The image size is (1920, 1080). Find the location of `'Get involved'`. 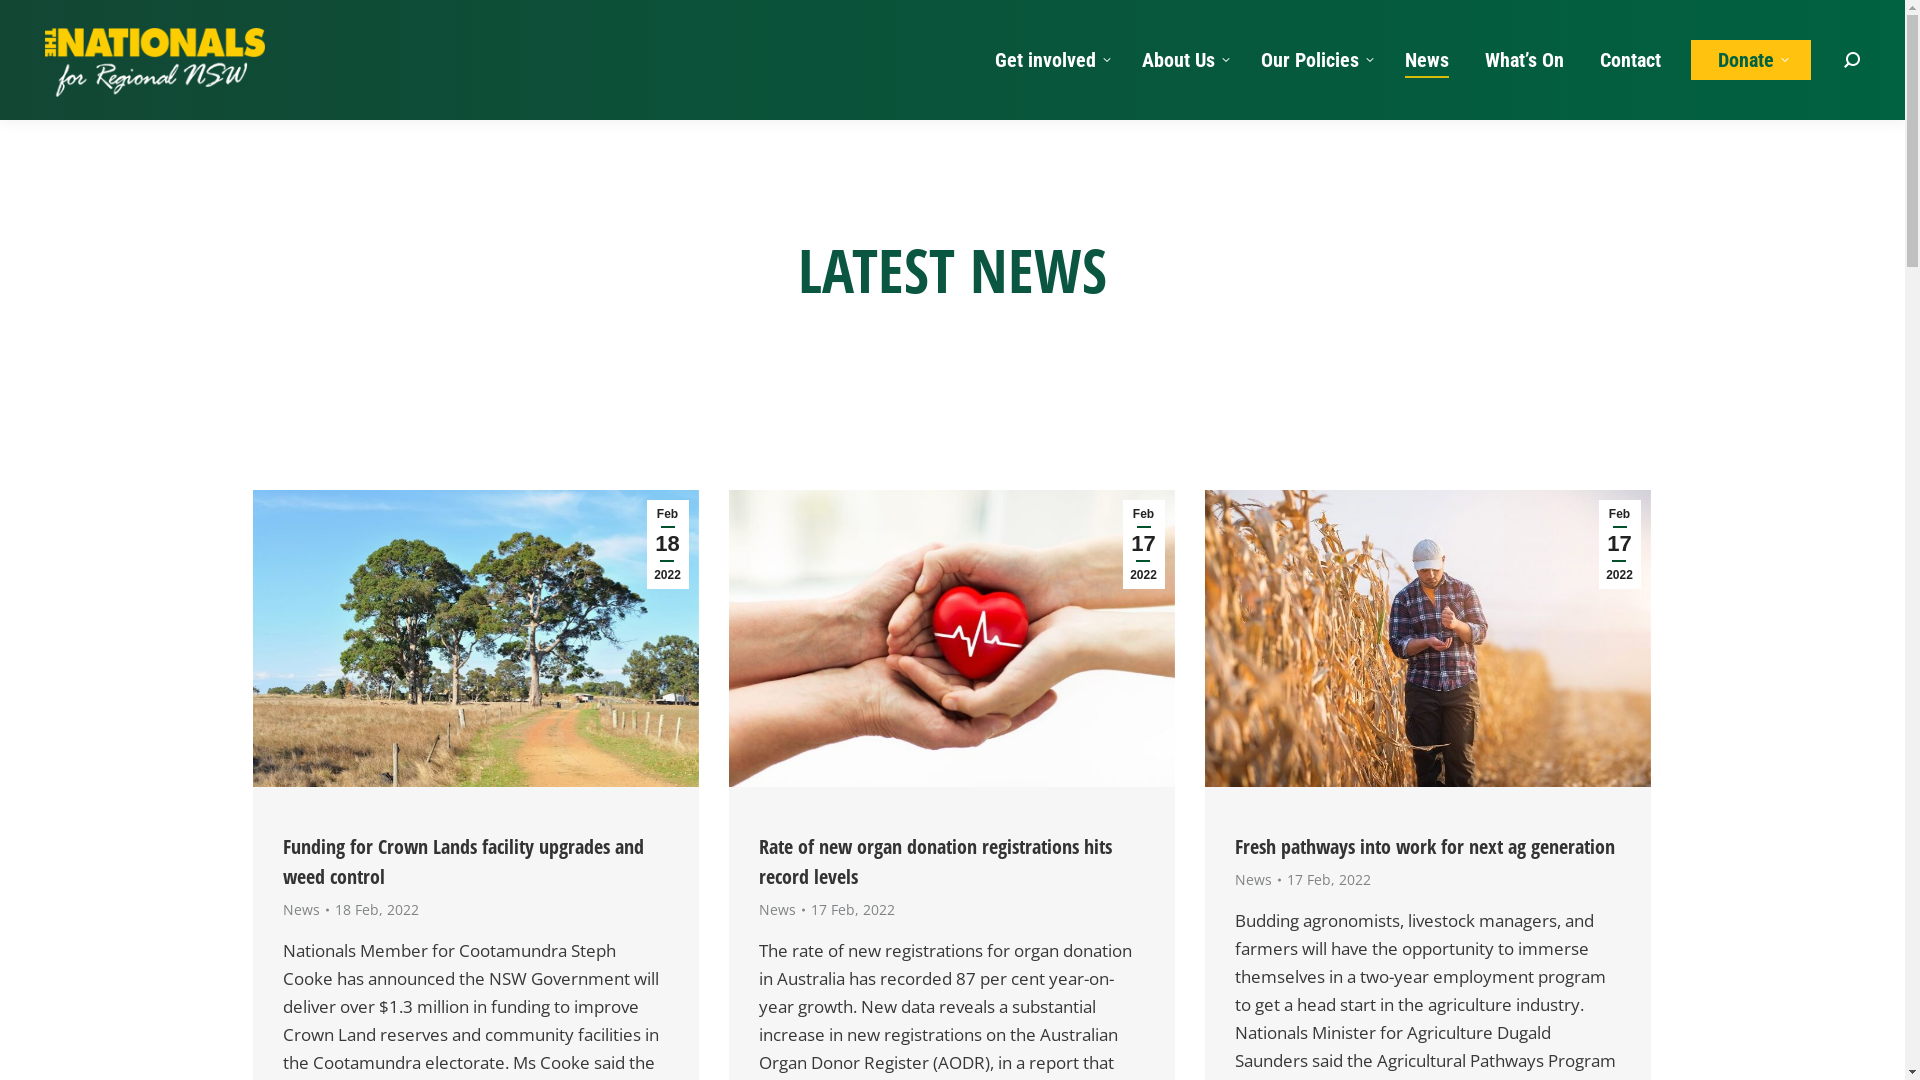

'Get involved' is located at coordinates (1049, 59).